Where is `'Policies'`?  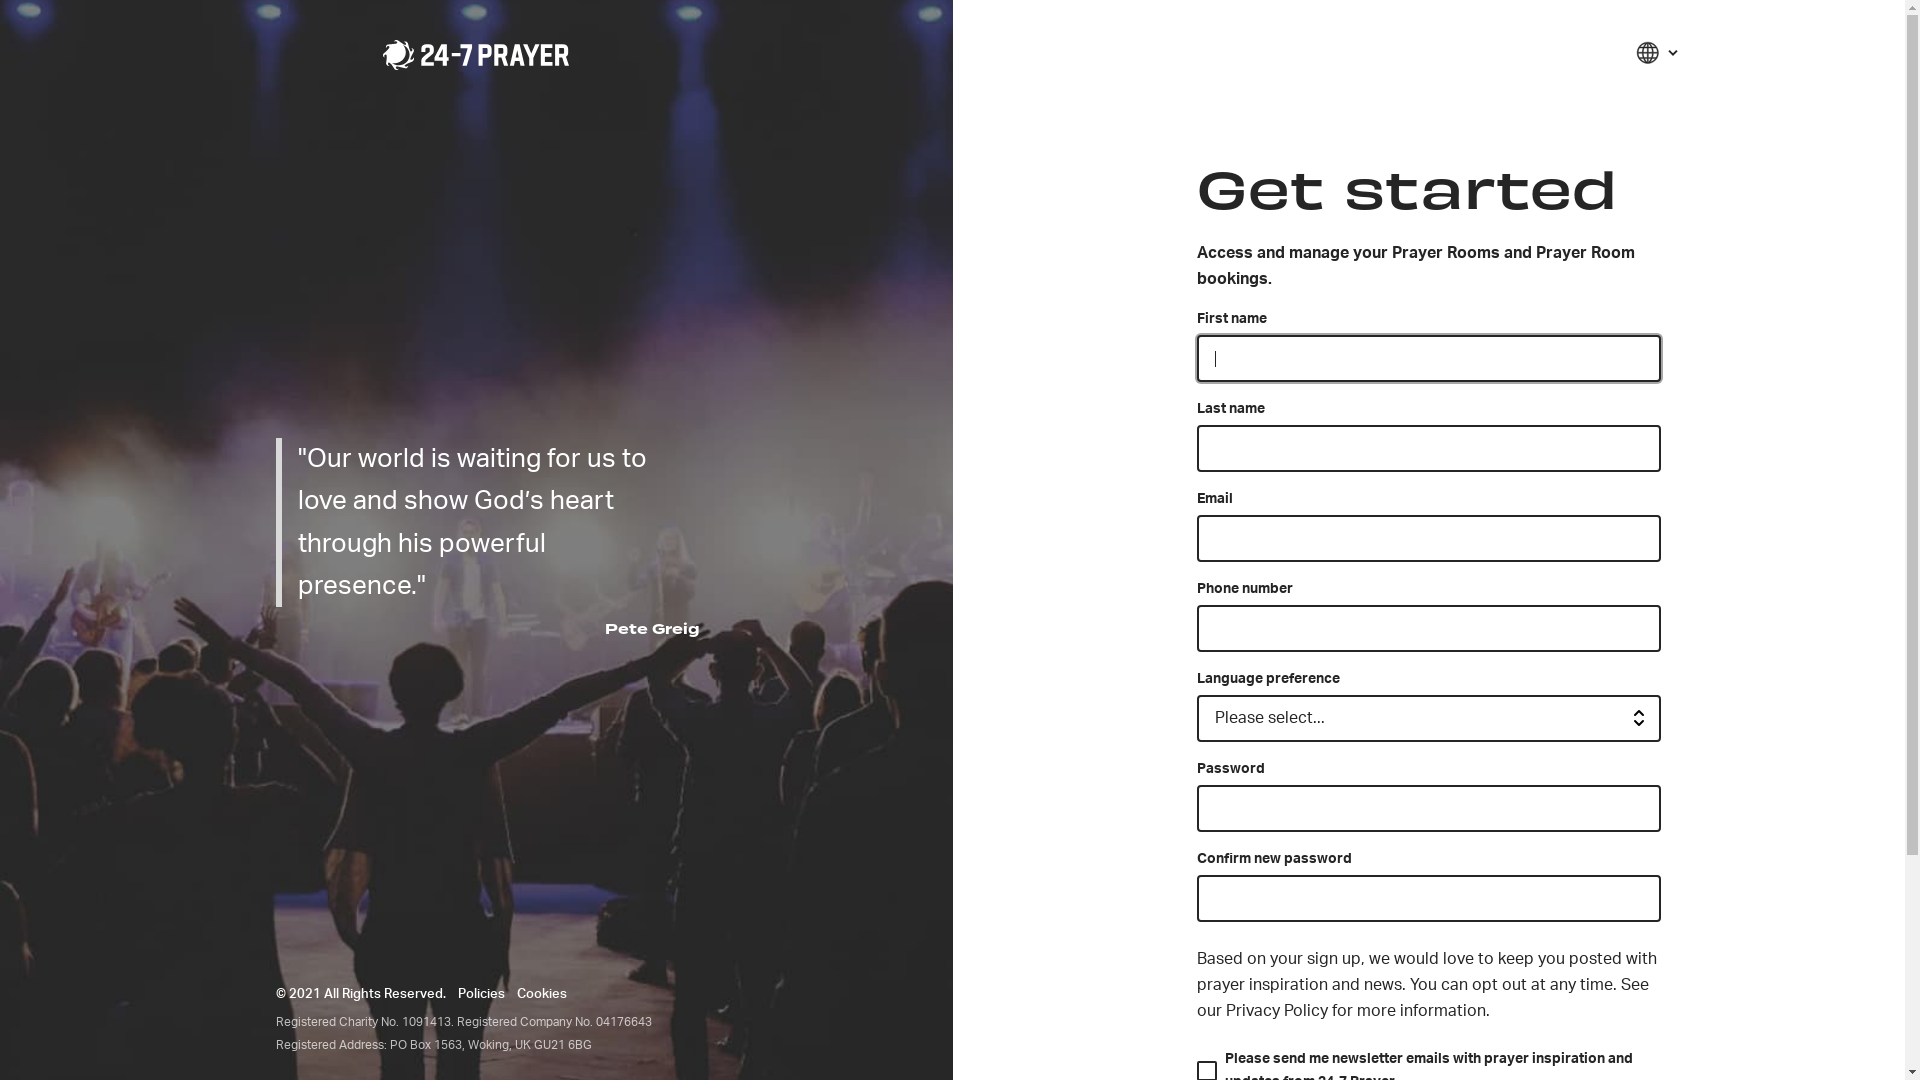
'Policies' is located at coordinates (481, 994).